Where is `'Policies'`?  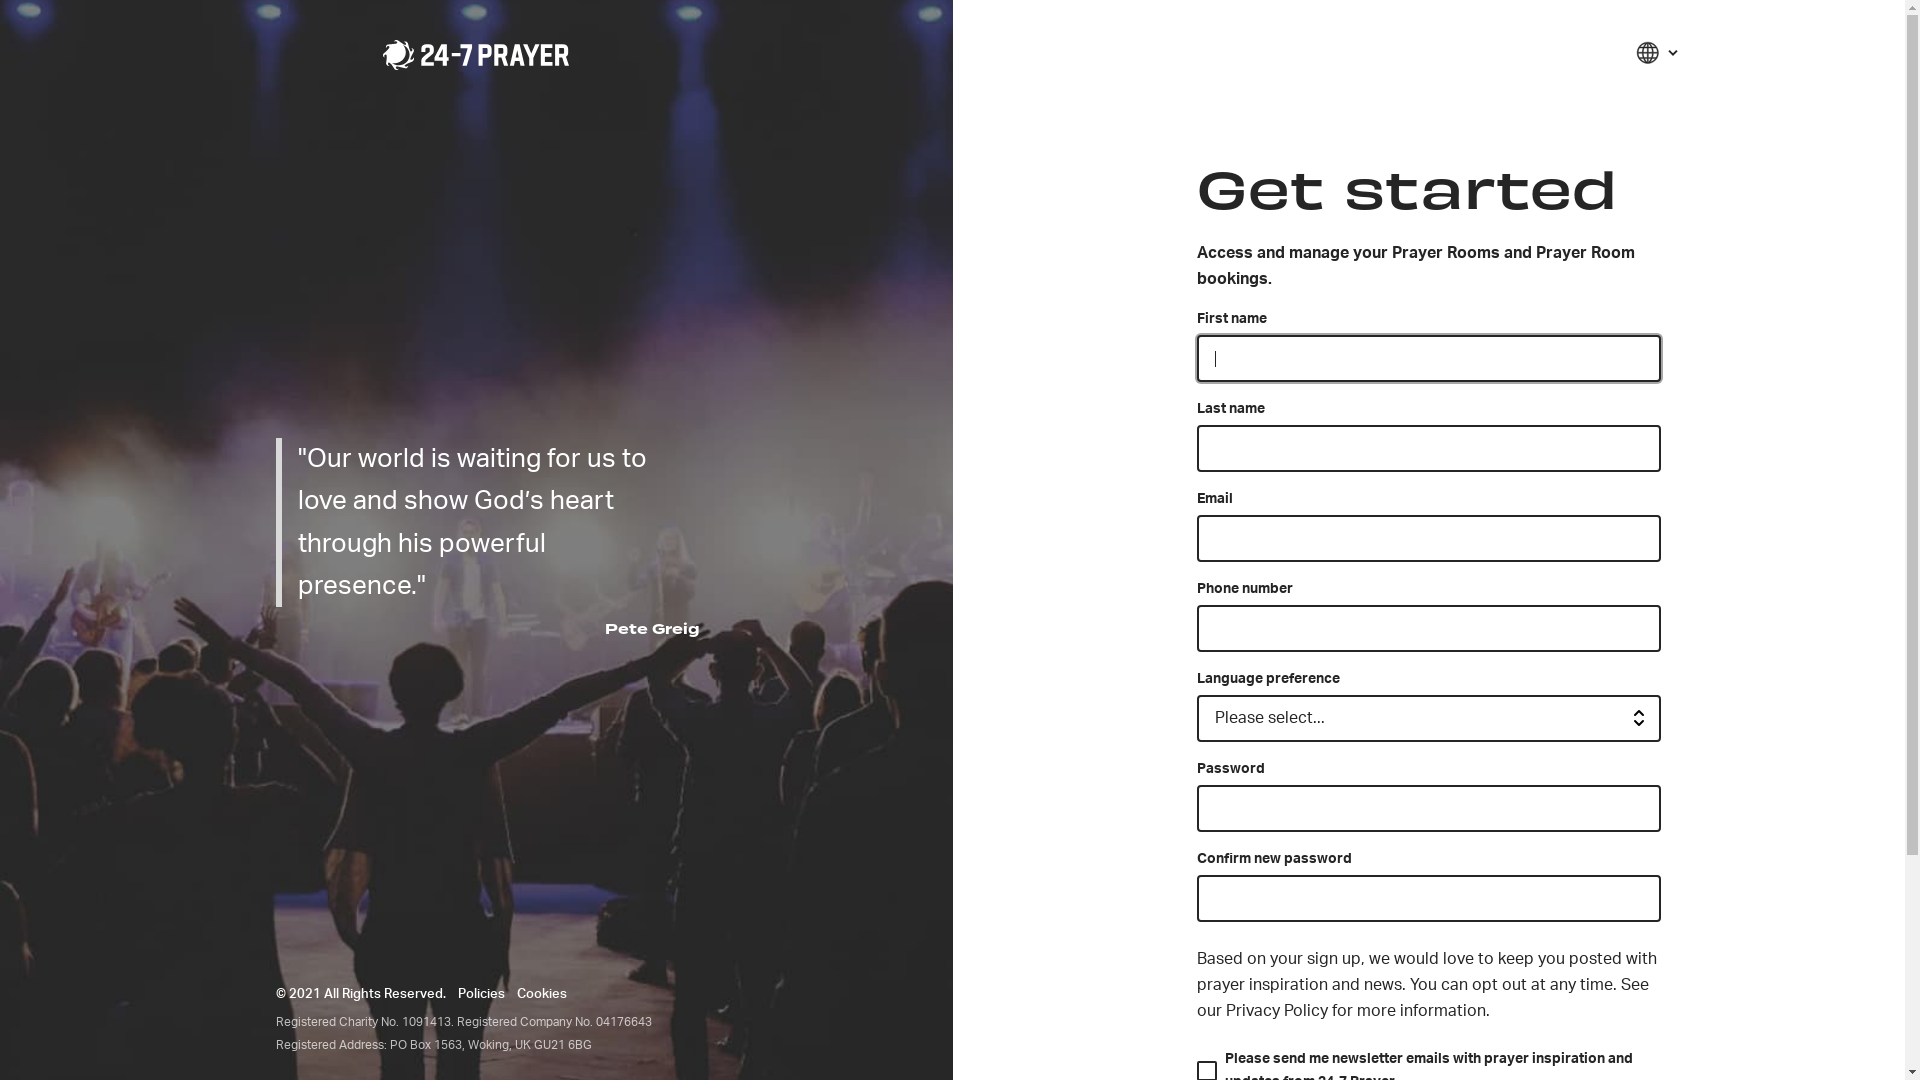
'Policies' is located at coordinates (481, 994).